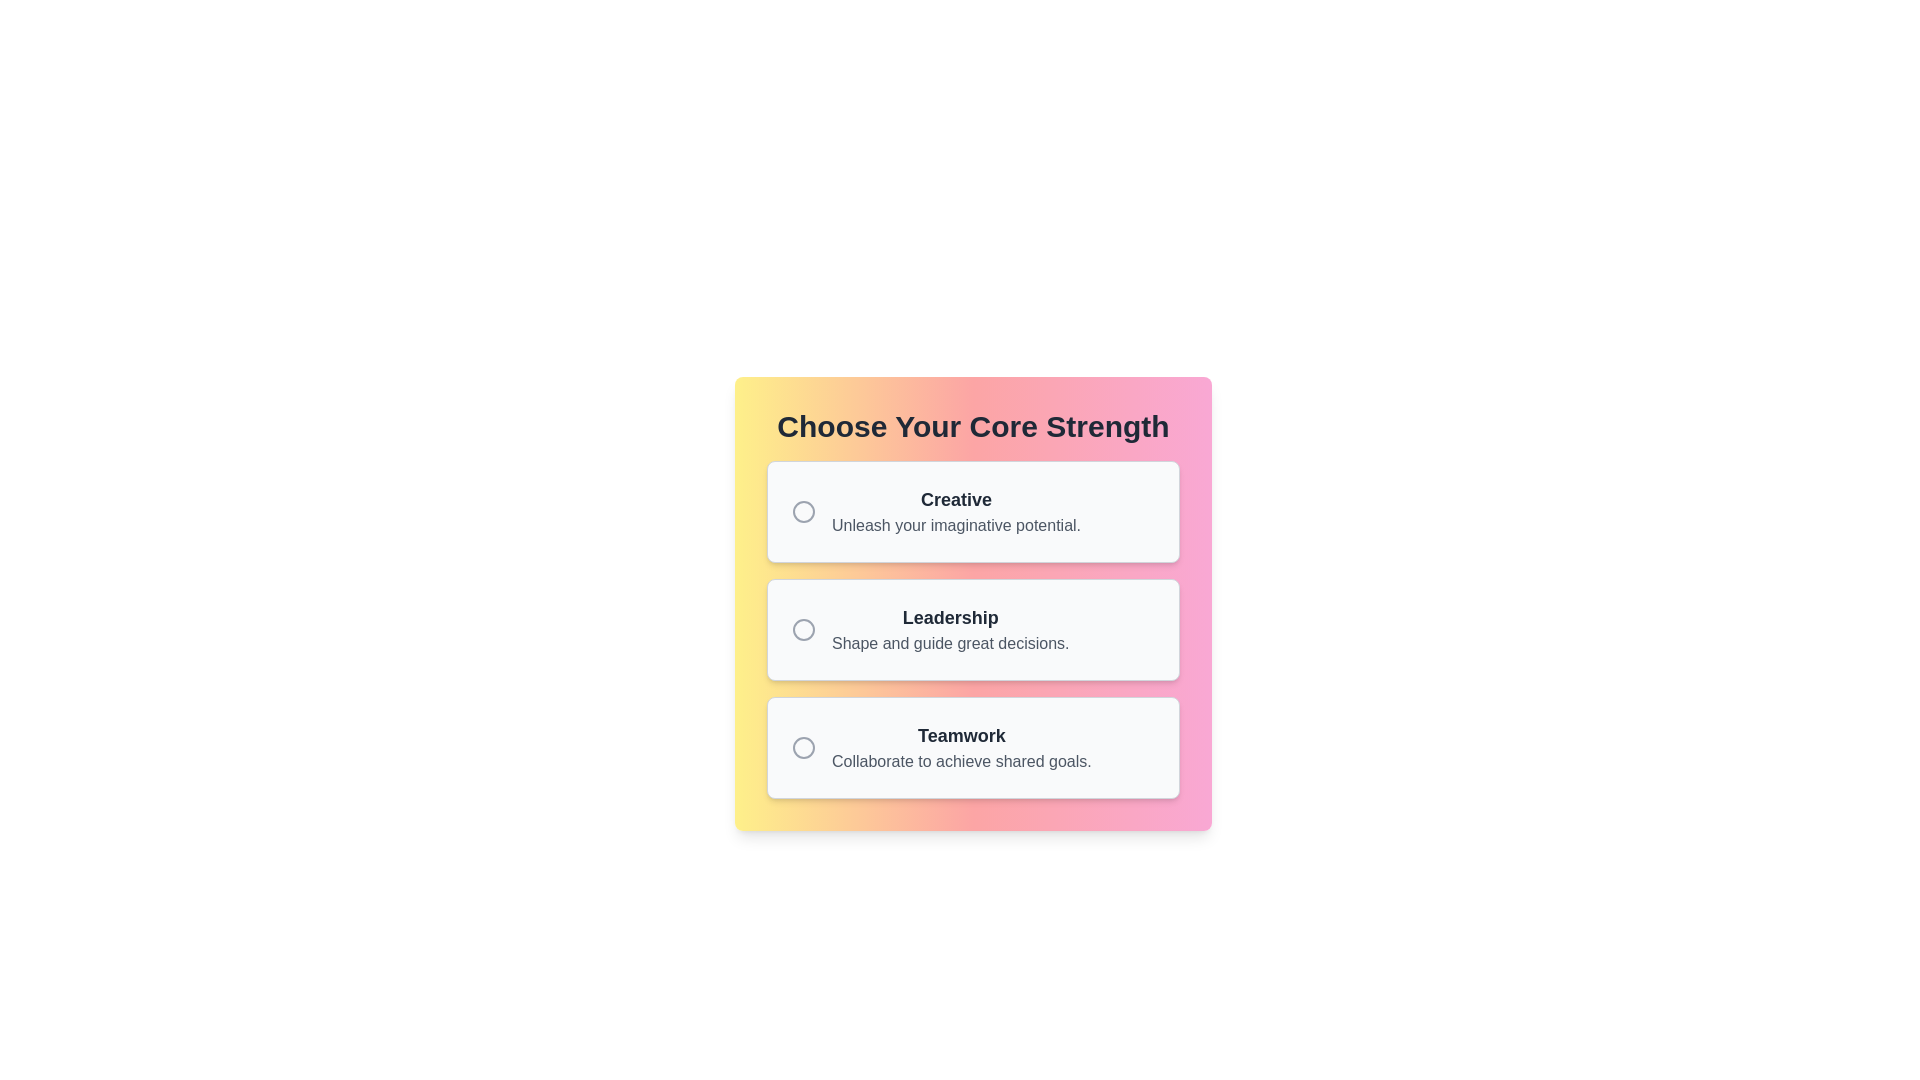 Image resolution: width=1920 pixels, height=1080 pixels. I want to click on the second item in the vertical list of options labeled 'Choose Your Core Strength', so click(949, 628).